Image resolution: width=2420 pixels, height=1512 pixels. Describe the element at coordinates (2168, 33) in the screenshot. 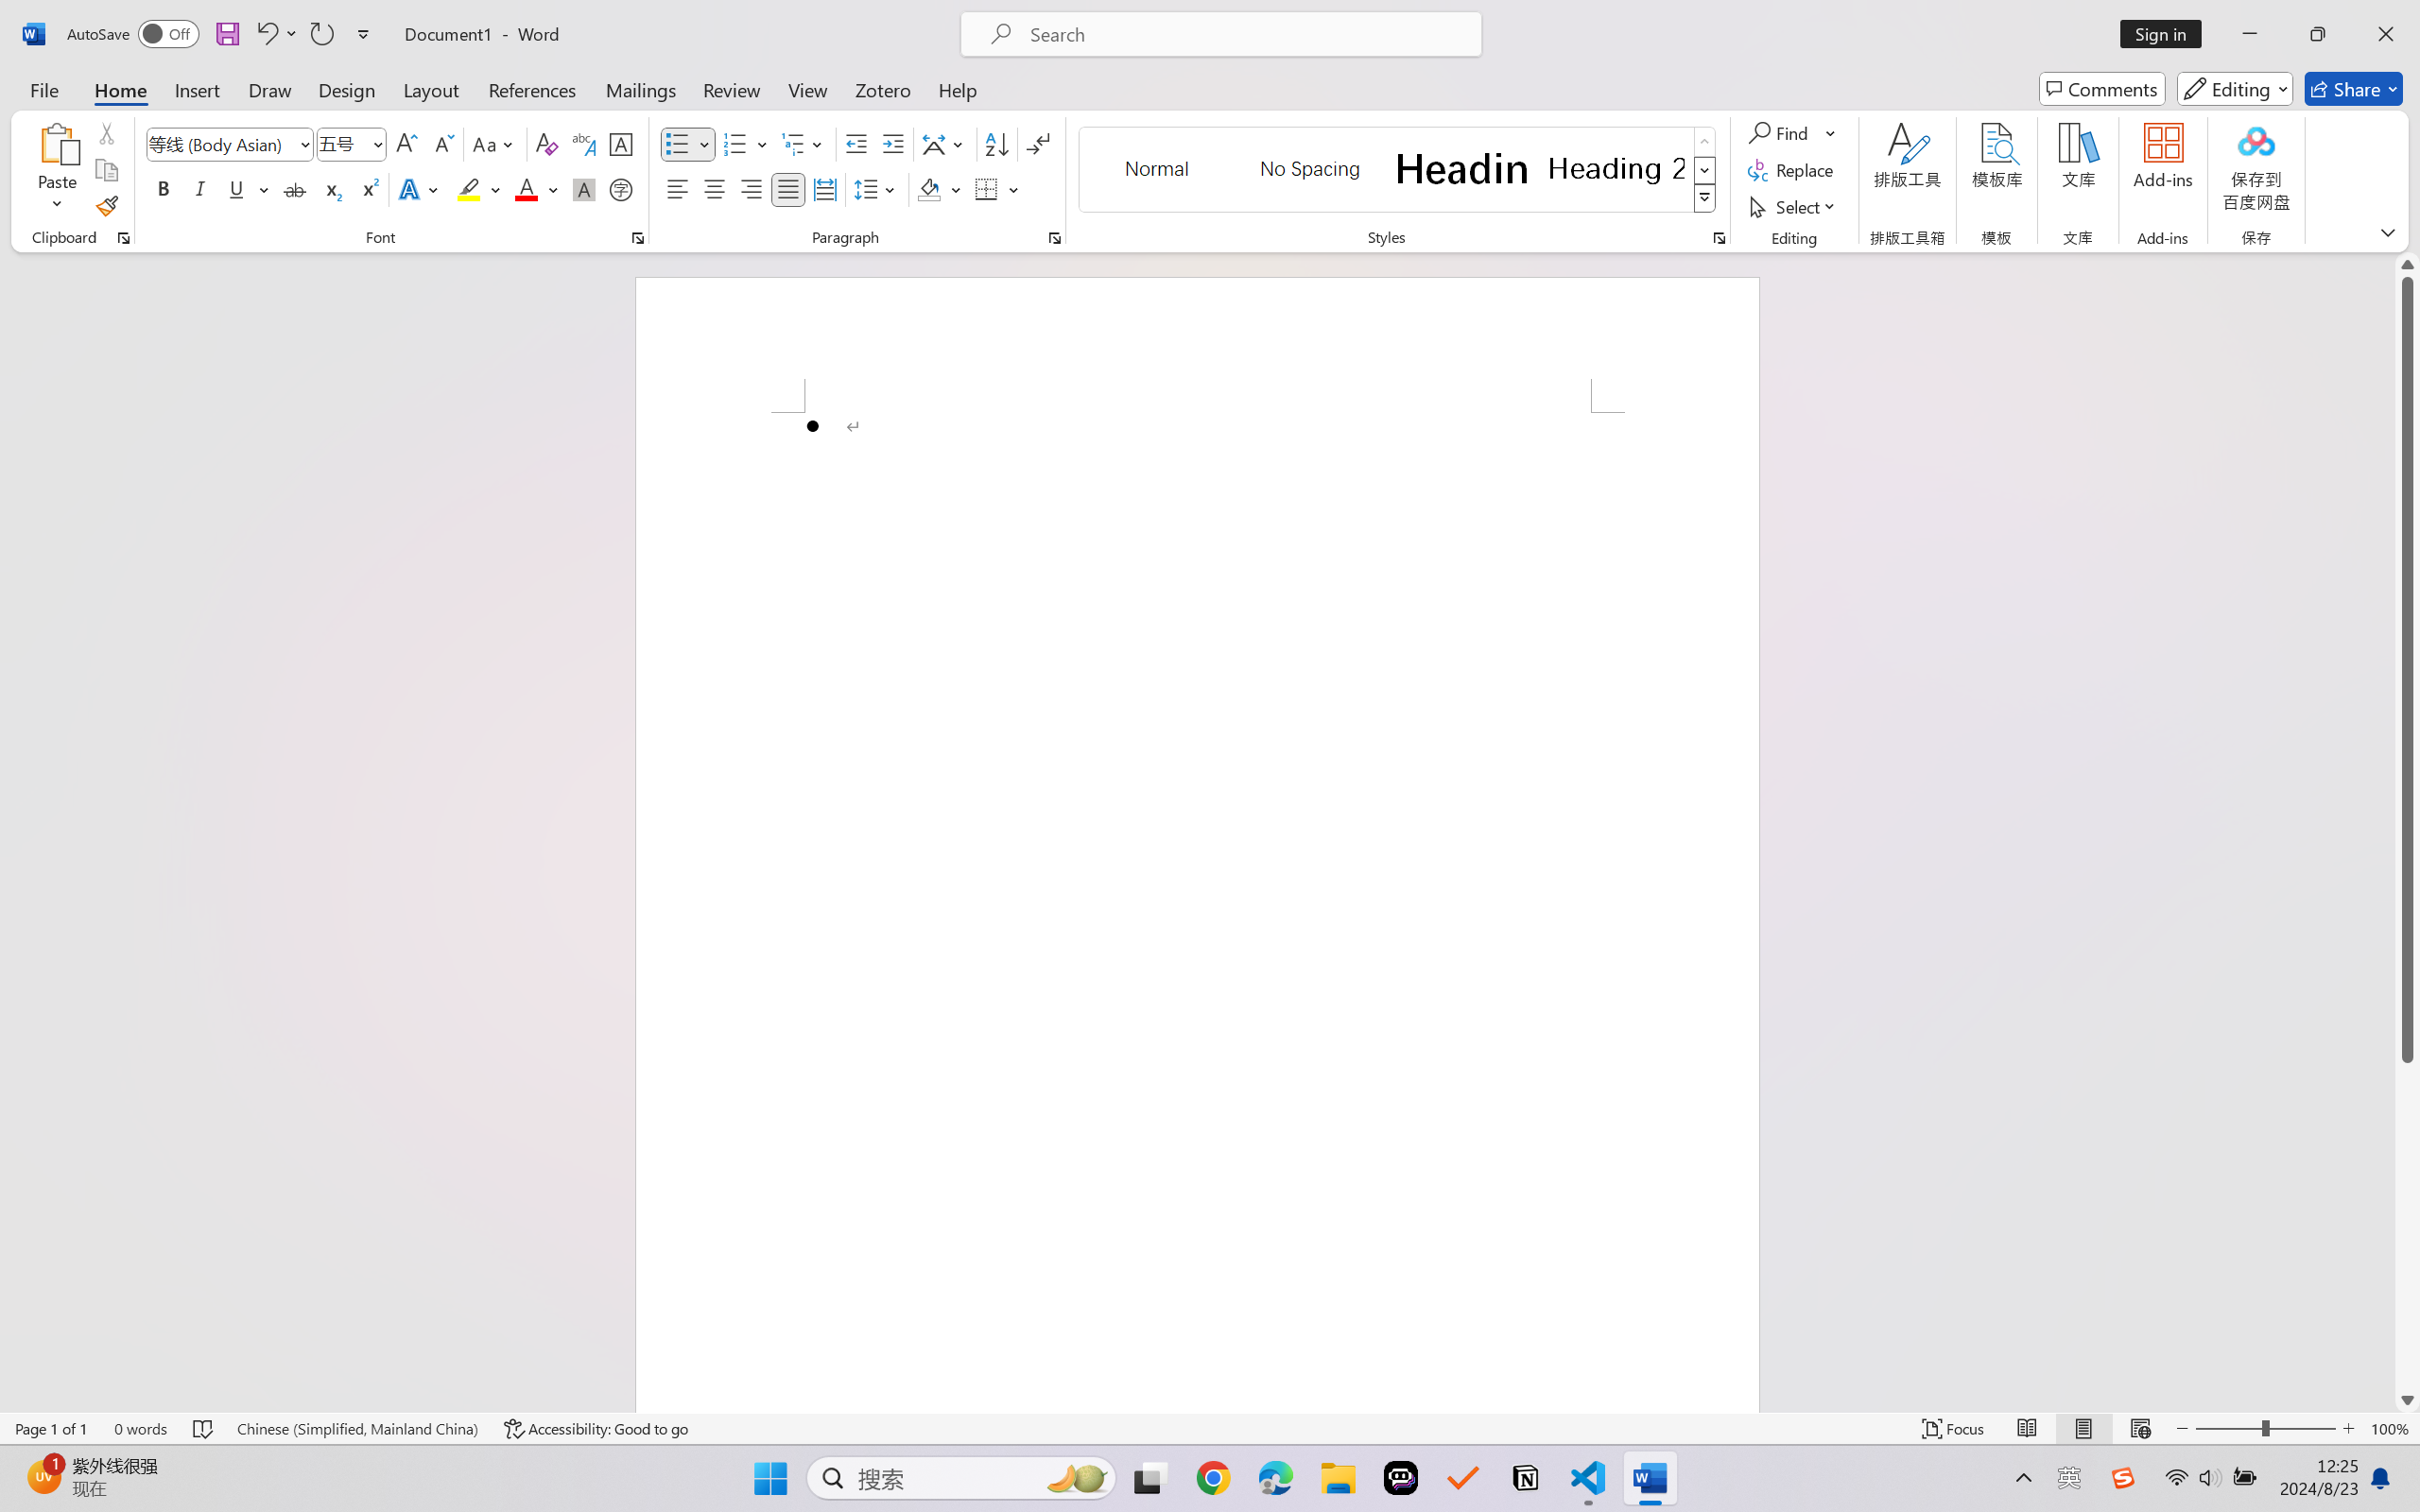

I see `'Sign in'` at that location.